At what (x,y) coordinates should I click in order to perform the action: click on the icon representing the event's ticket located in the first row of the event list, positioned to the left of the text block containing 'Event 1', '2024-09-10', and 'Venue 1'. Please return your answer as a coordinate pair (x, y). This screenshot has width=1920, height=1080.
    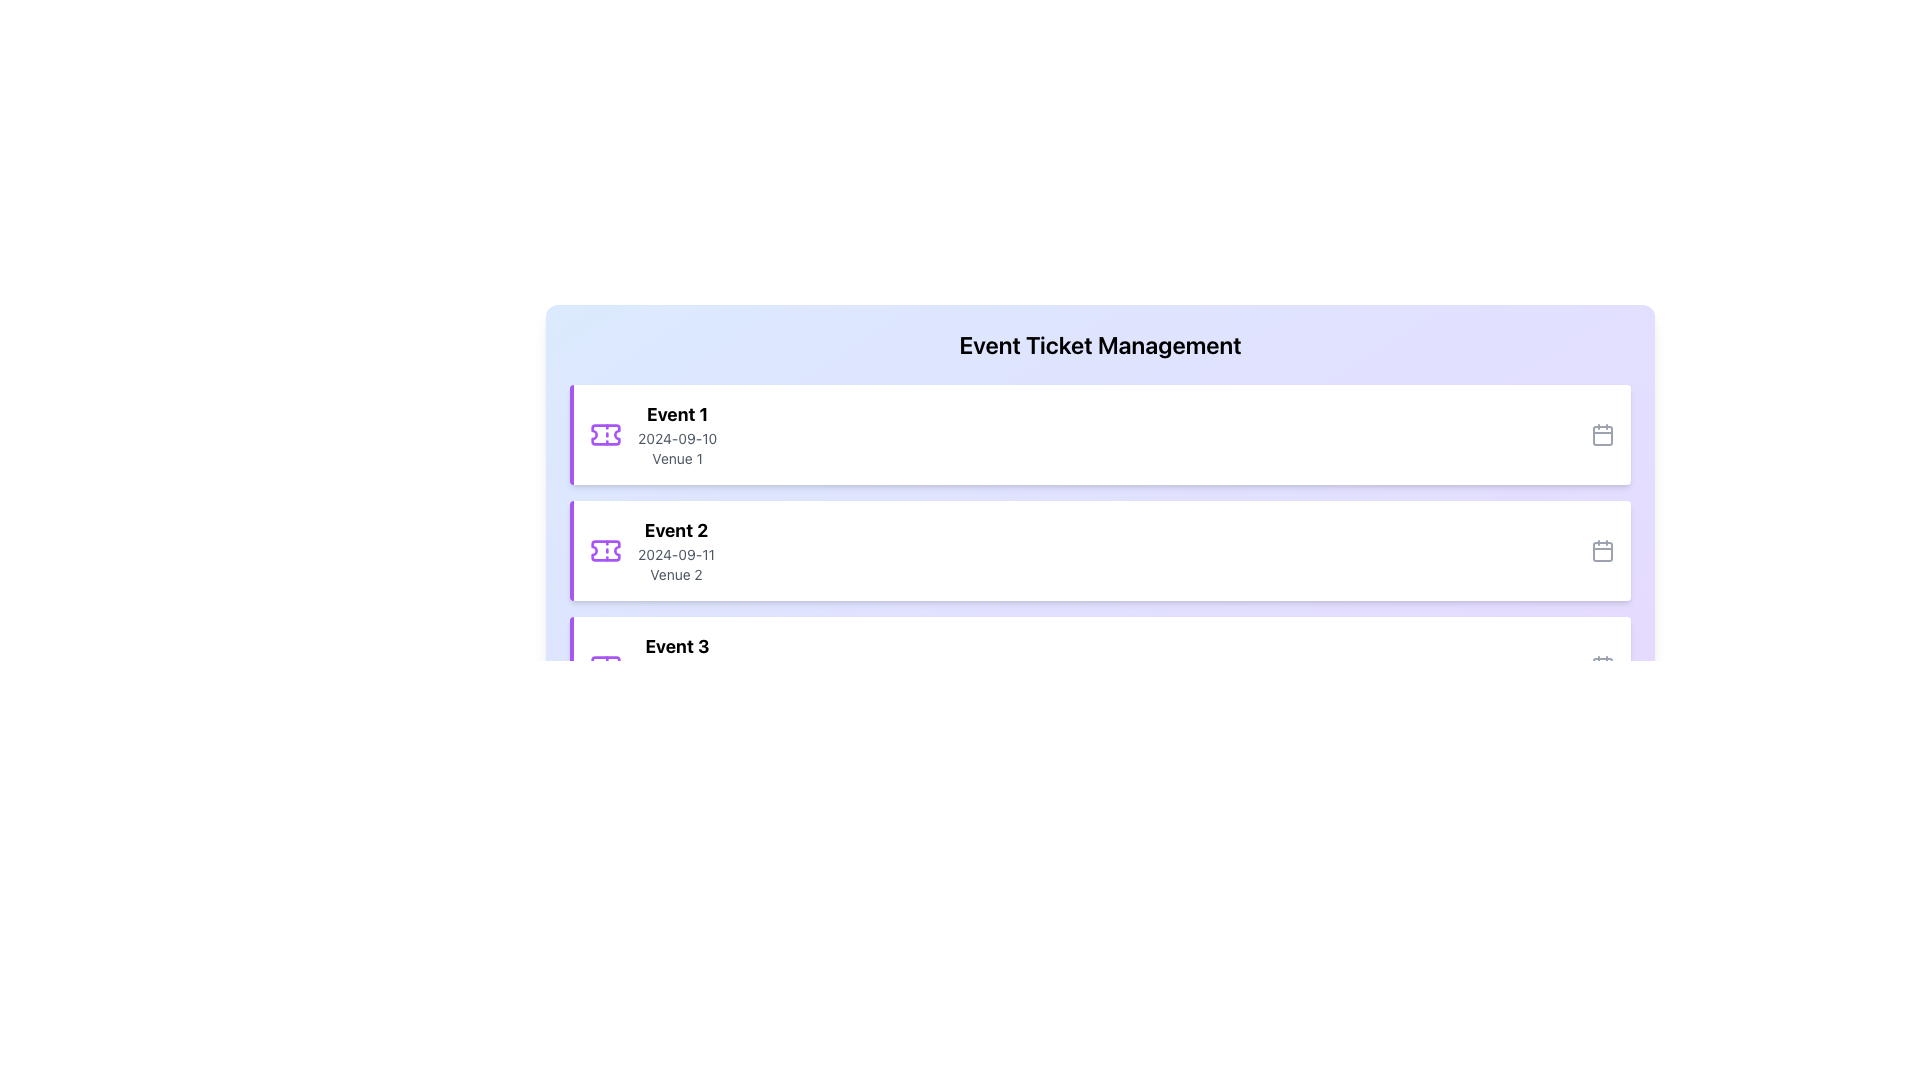
    Looking at the image, I should click on (604, 434).